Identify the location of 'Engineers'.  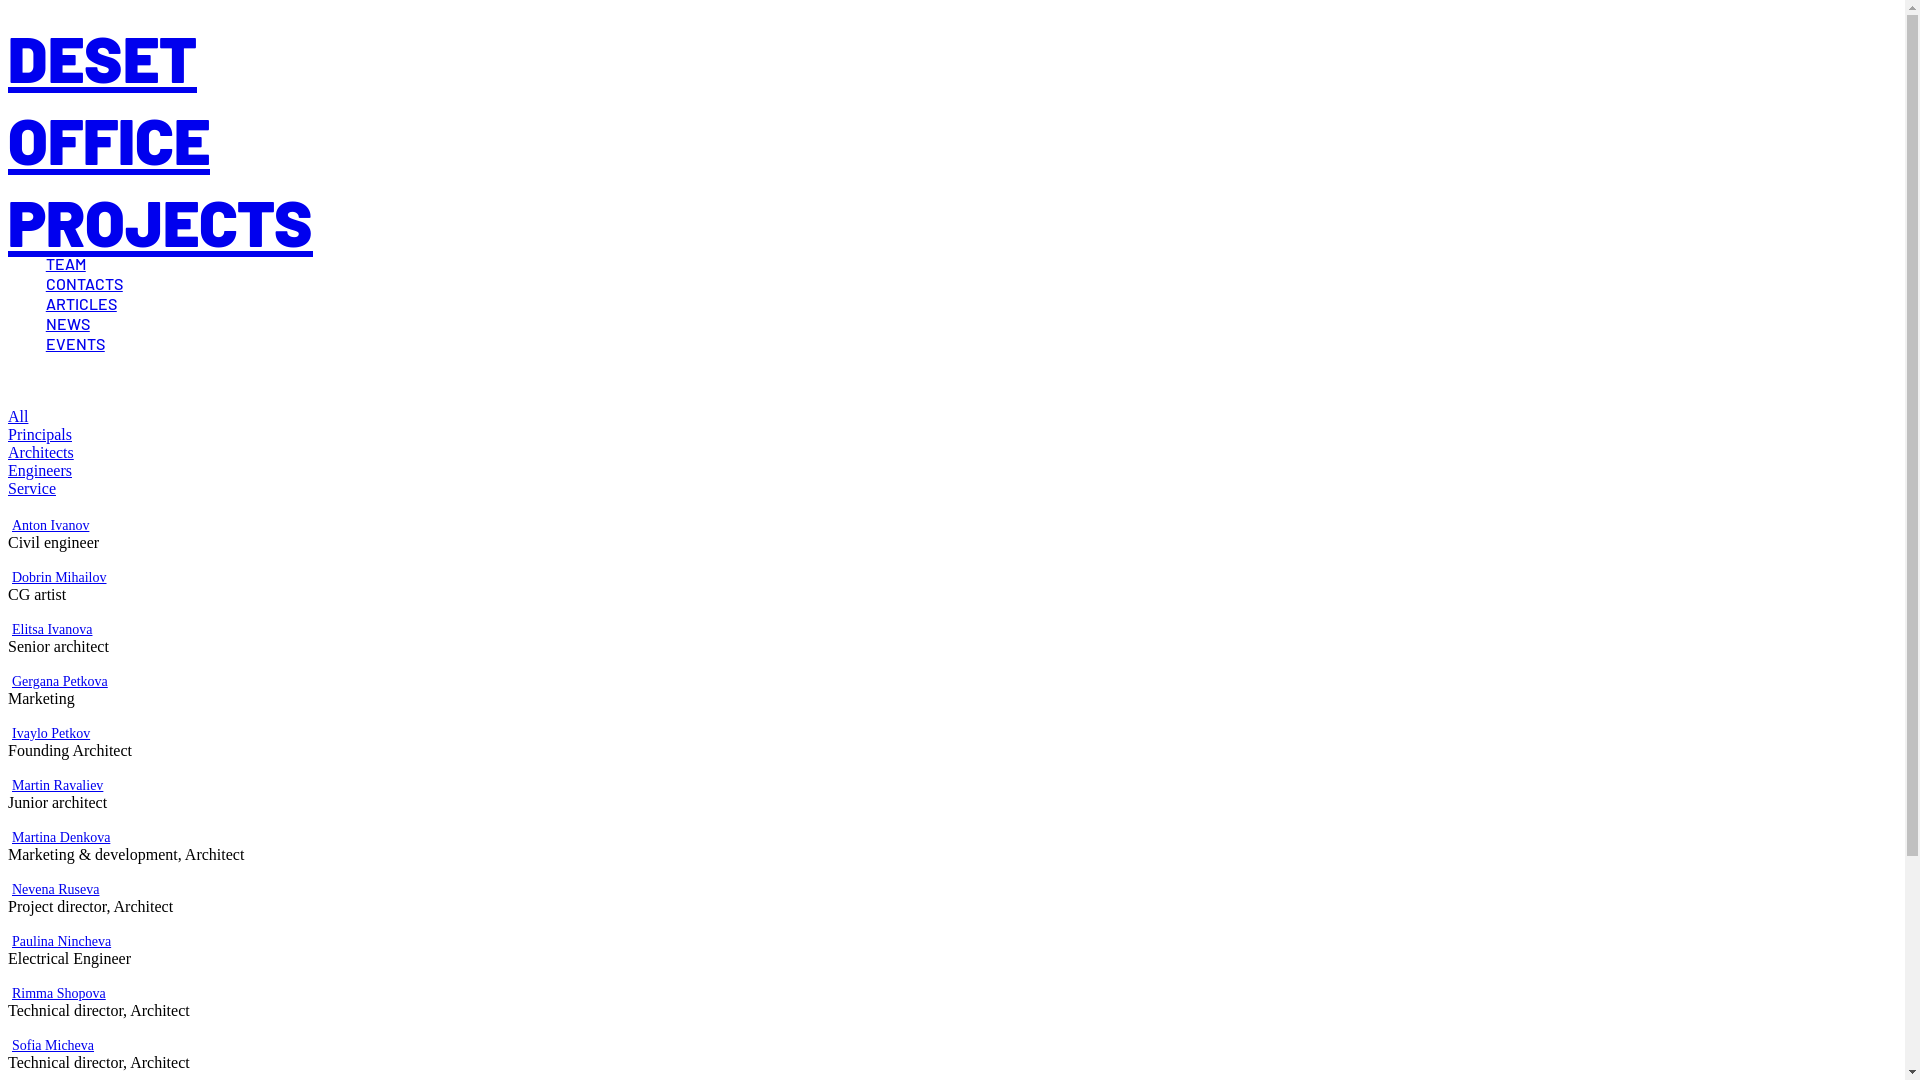
(39, 470).